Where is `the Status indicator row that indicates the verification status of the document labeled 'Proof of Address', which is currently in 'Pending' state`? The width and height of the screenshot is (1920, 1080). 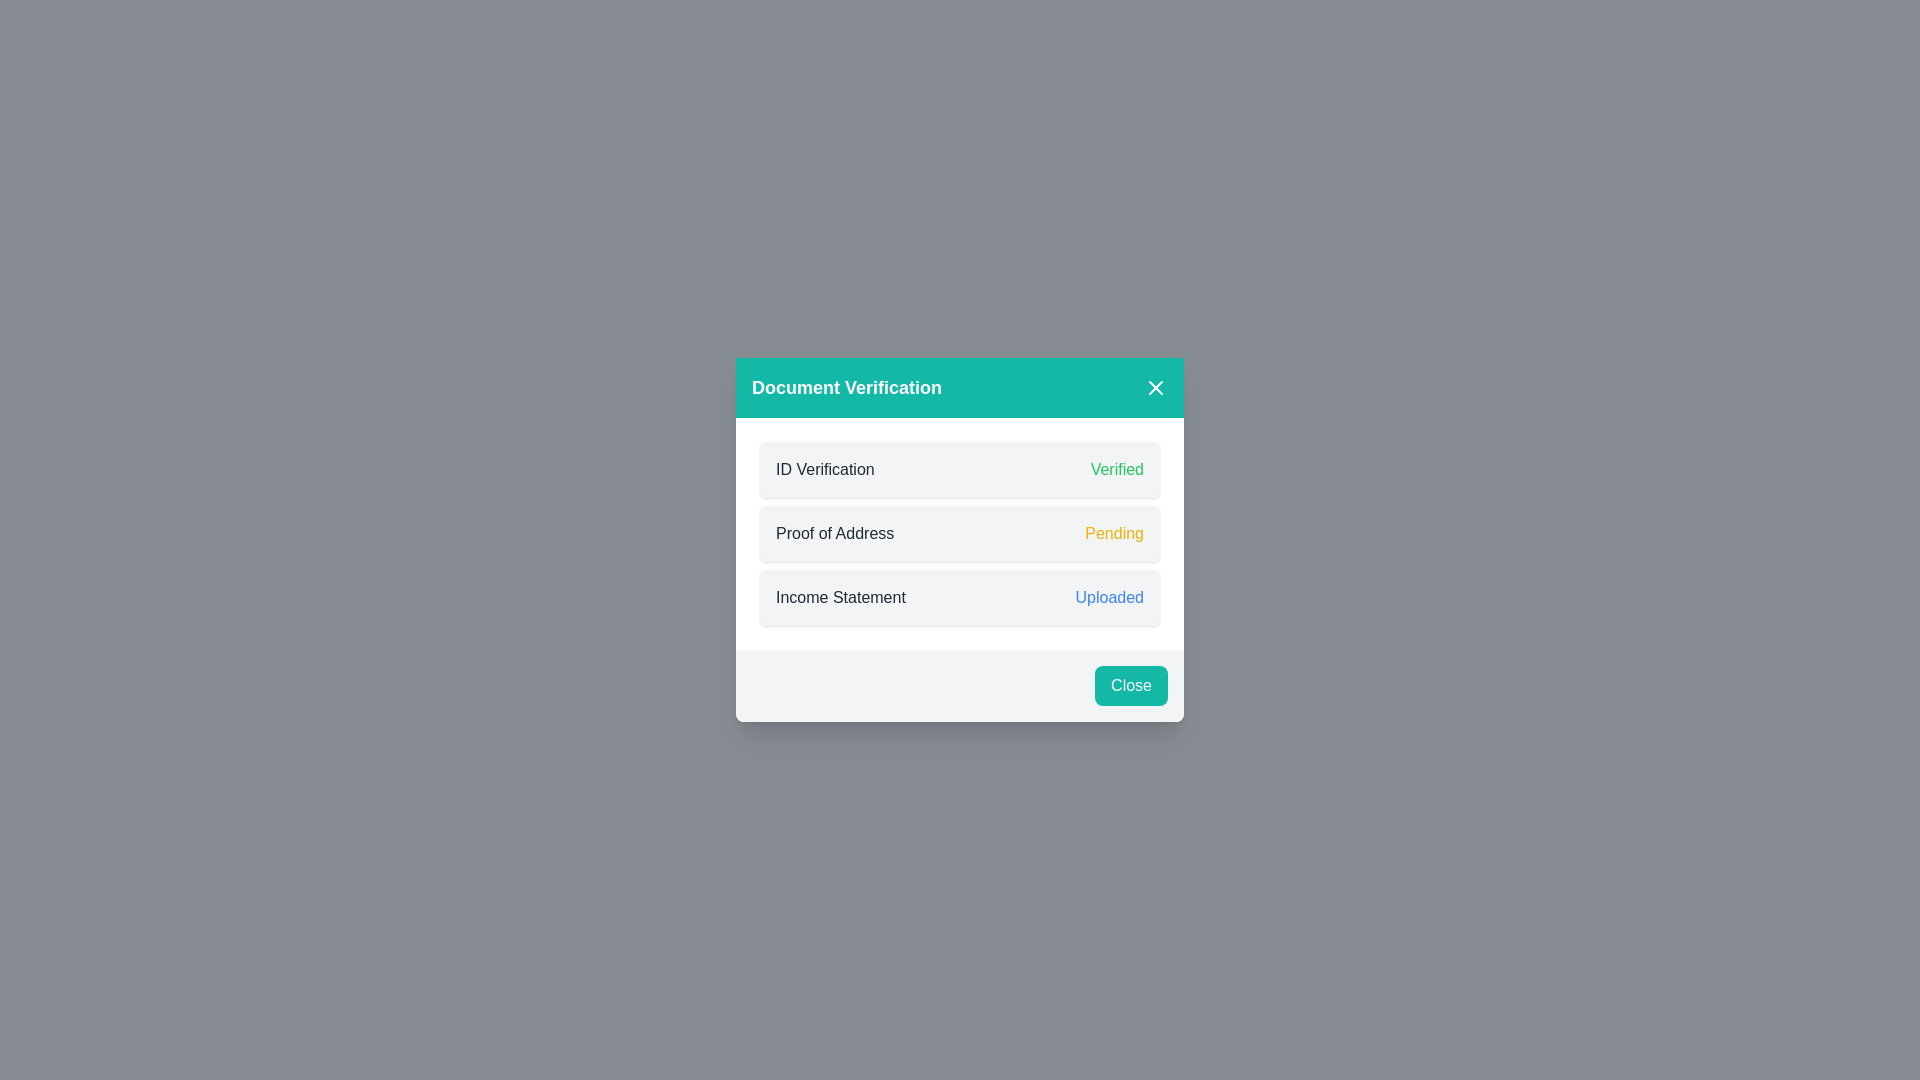
the Status indicator row that indicates the verification status of the document labeled 'Proof of Address', which is currently in 'Pending' state is located at coordinates (960, 532).